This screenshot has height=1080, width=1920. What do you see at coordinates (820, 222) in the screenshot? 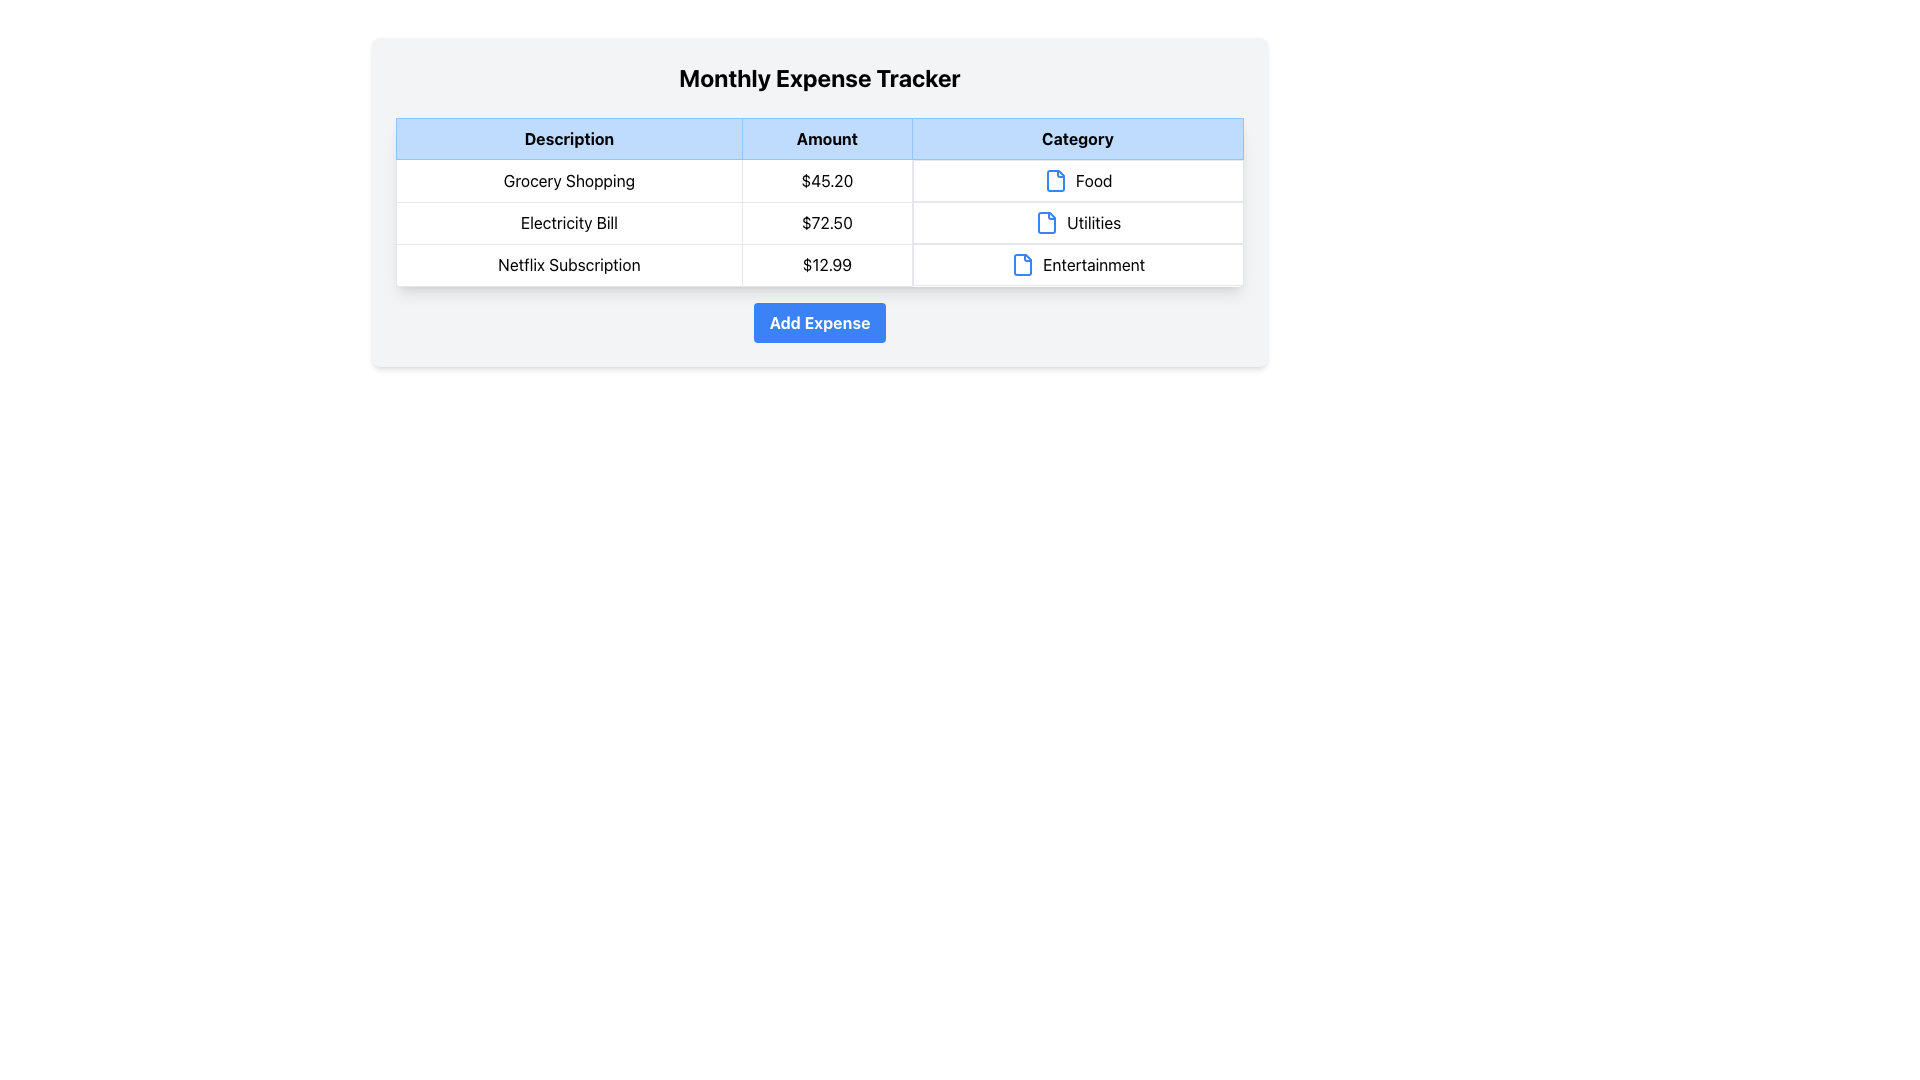
I see `the second row of the expense table, which contains columns for description, amount, and category` at bounding box center [820, 222].